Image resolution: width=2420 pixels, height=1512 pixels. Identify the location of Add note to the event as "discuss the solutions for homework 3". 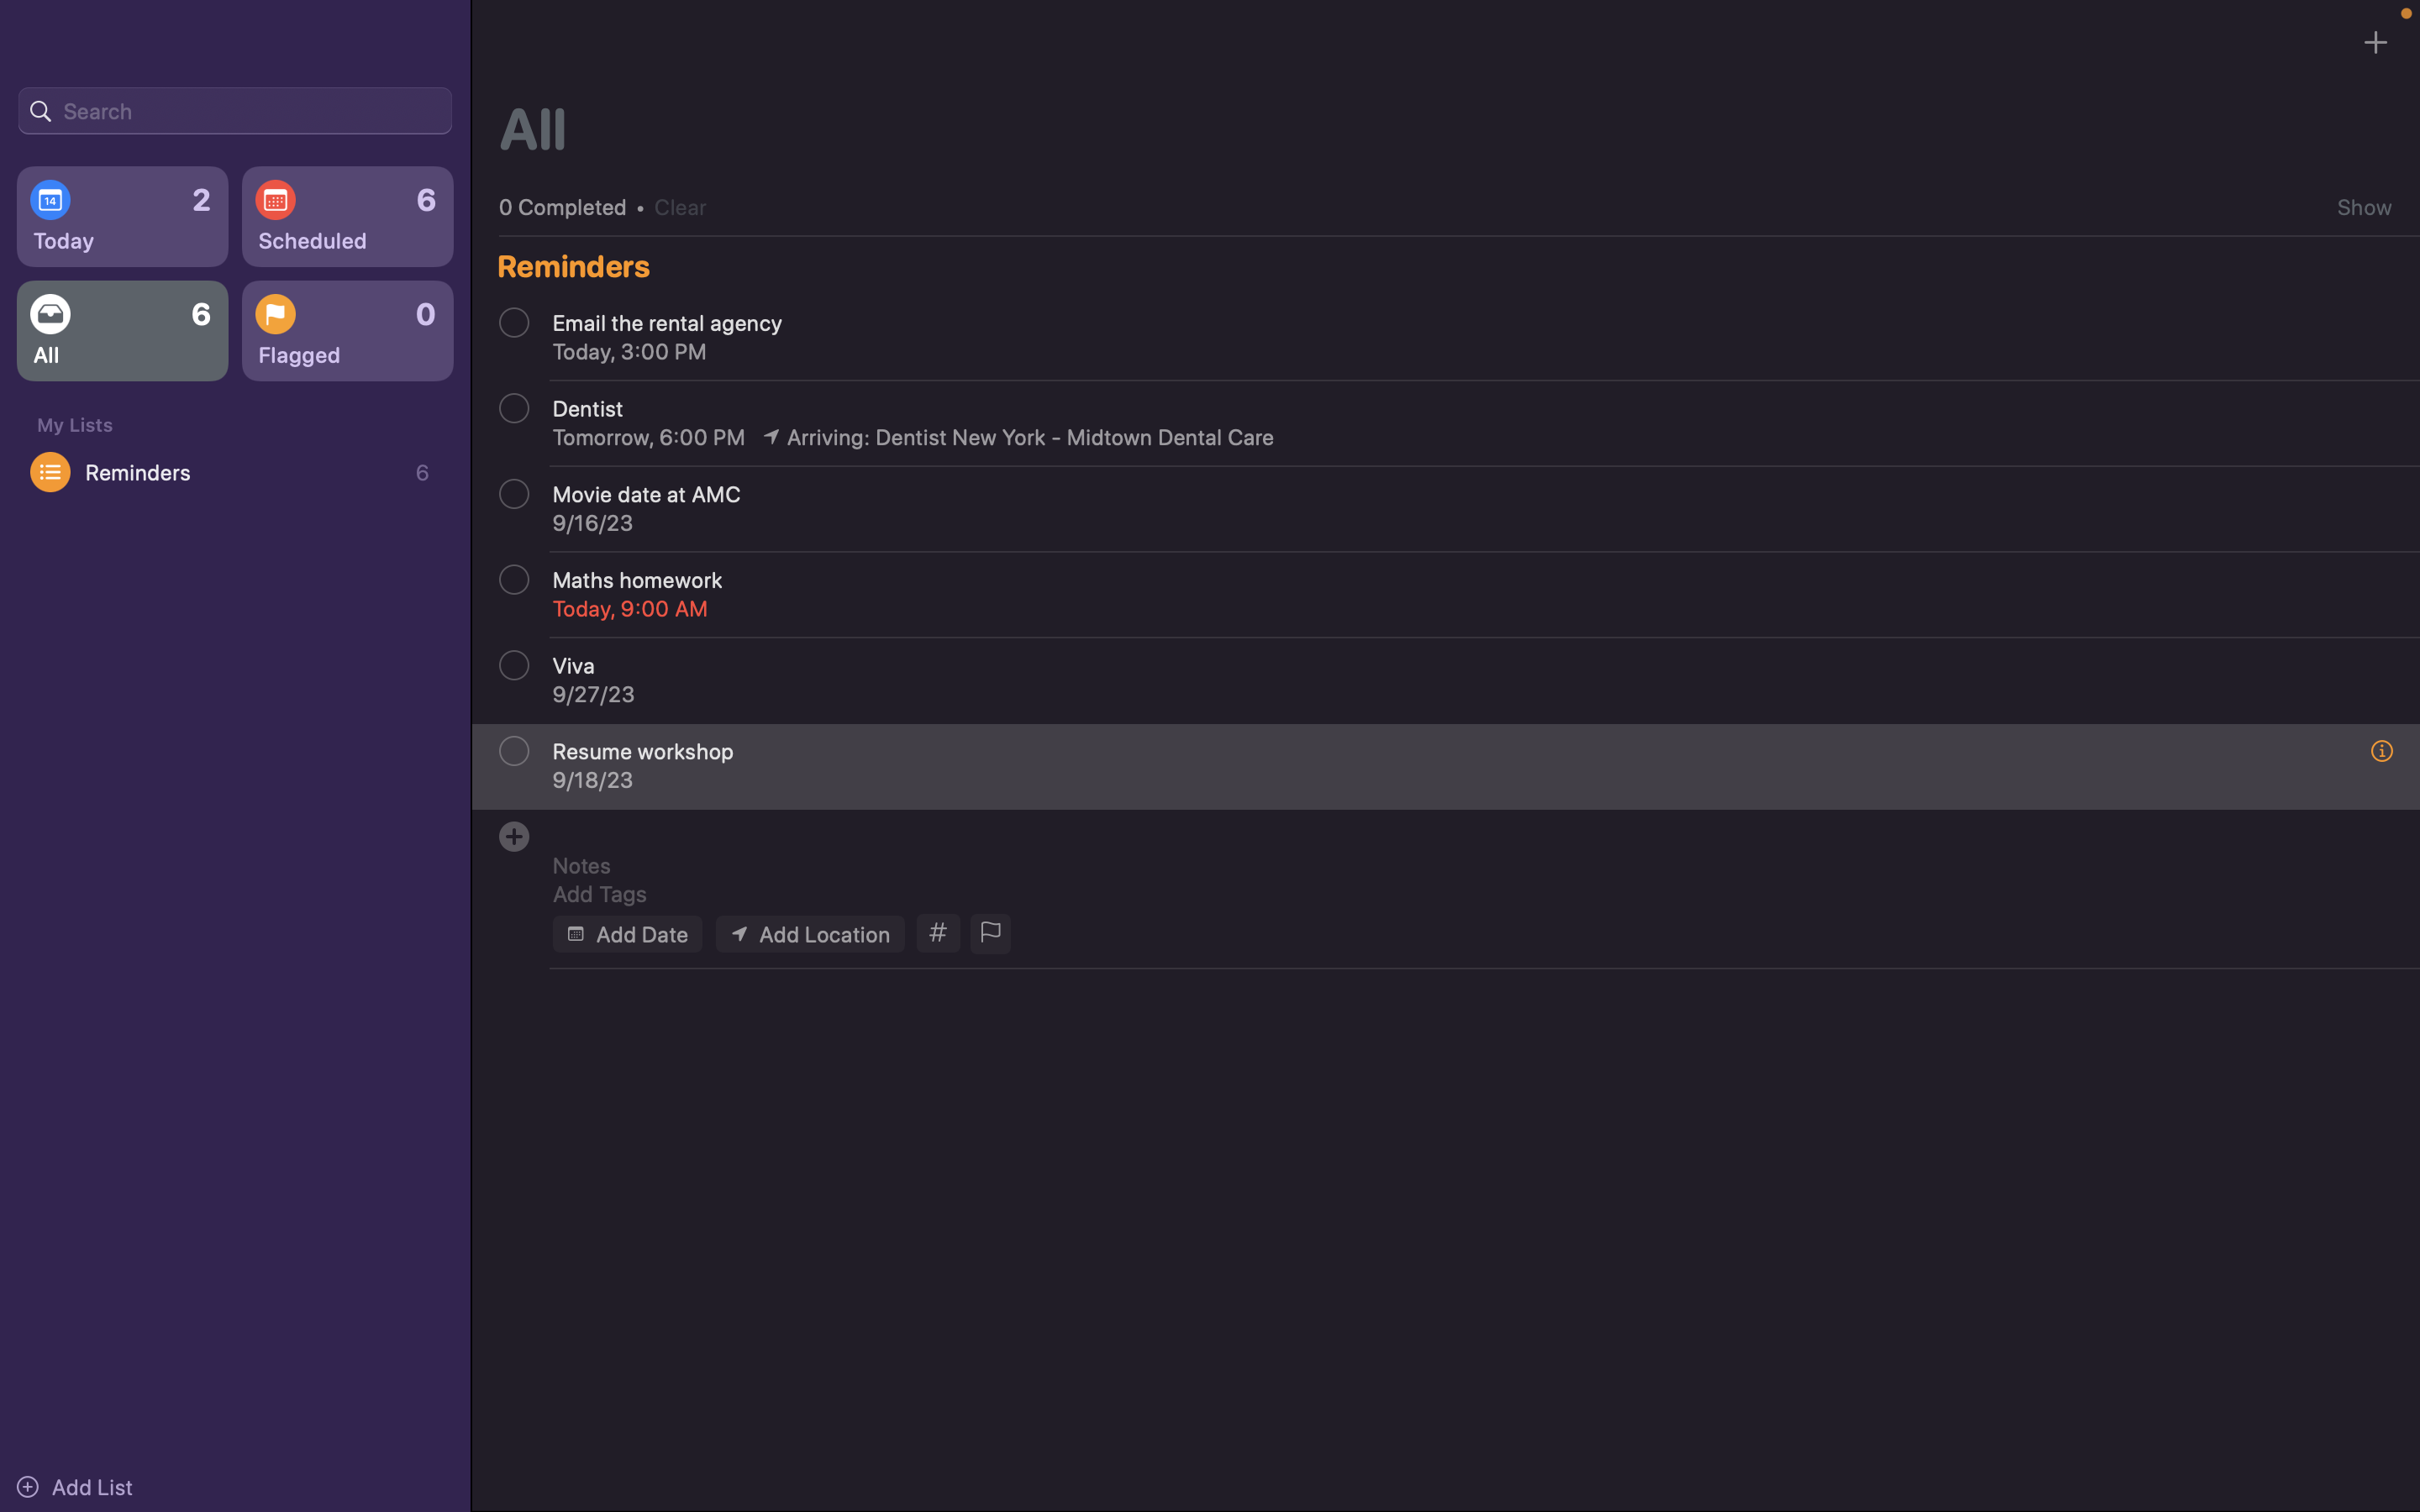
(1457, 864).